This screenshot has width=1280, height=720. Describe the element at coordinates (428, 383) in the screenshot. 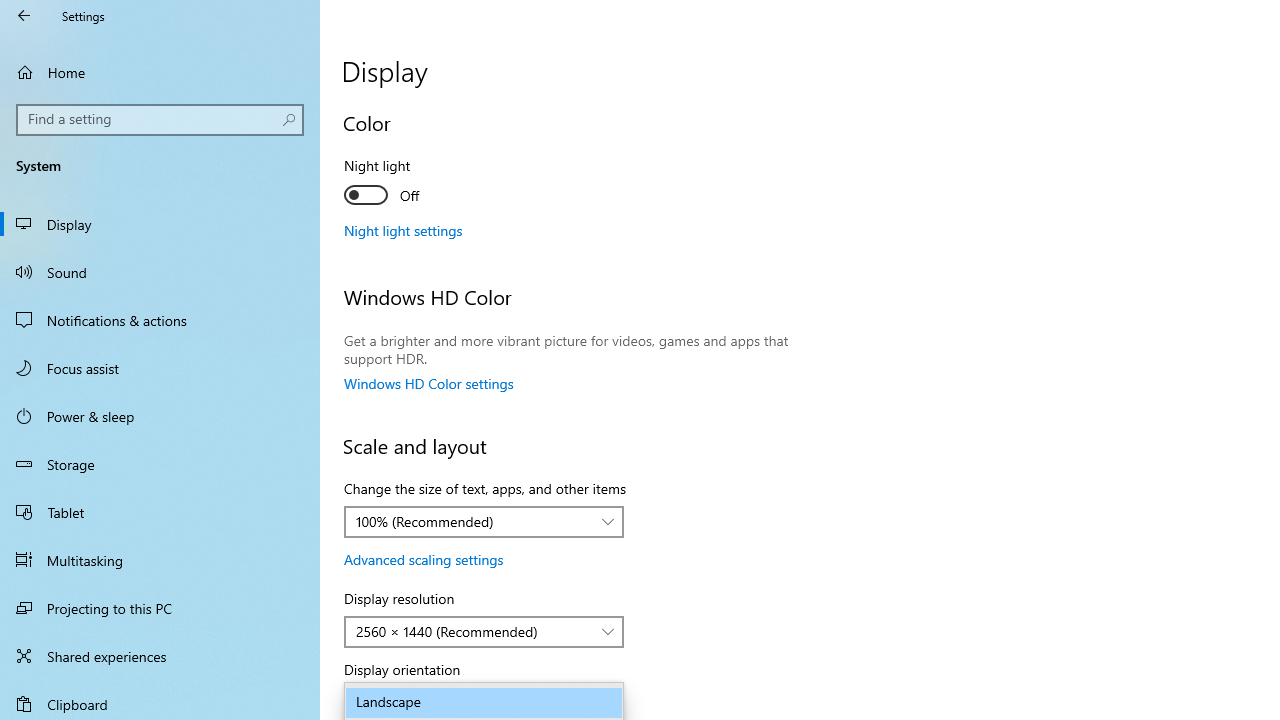

I see `'Windows HD Color settings'` at that location.